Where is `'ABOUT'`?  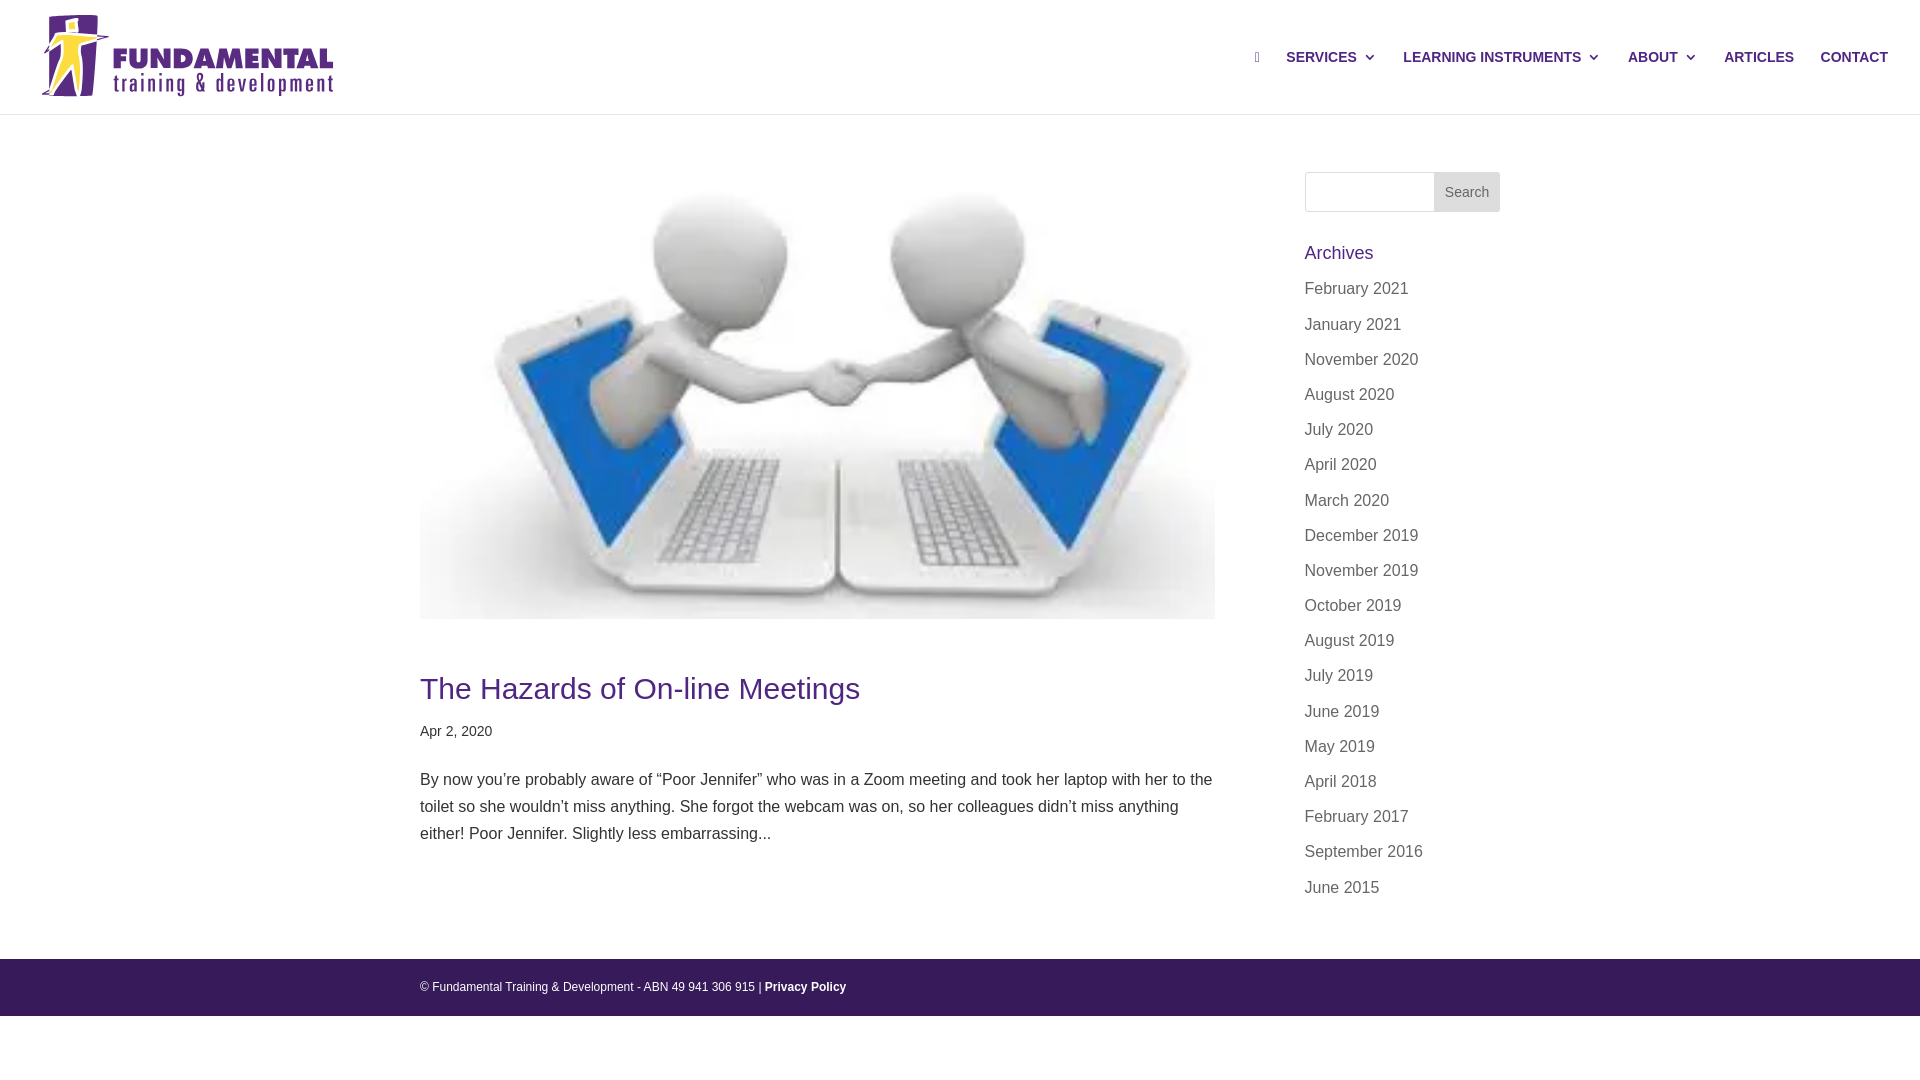
'ABOUT' is located at coordinates (1662, 80).